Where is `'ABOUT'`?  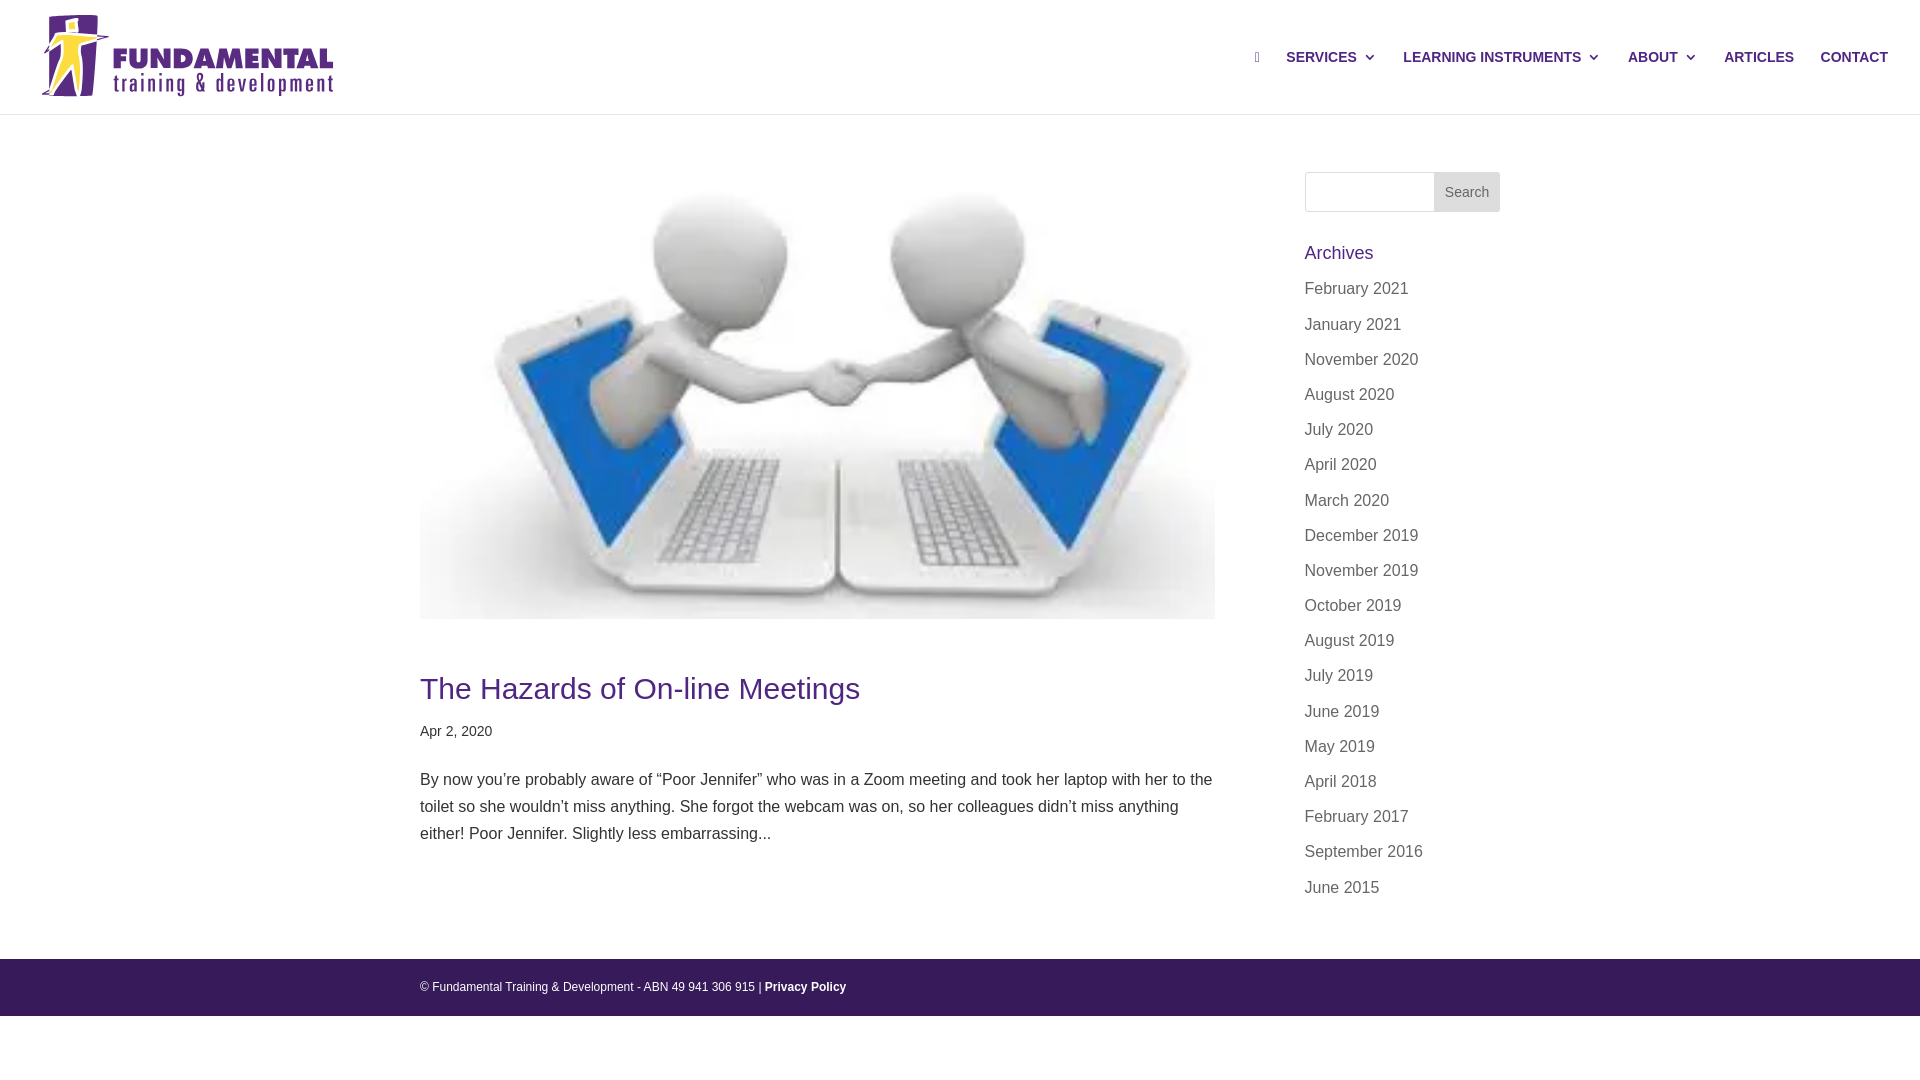
'ABOUT' is located at coordinates (1662, 80).